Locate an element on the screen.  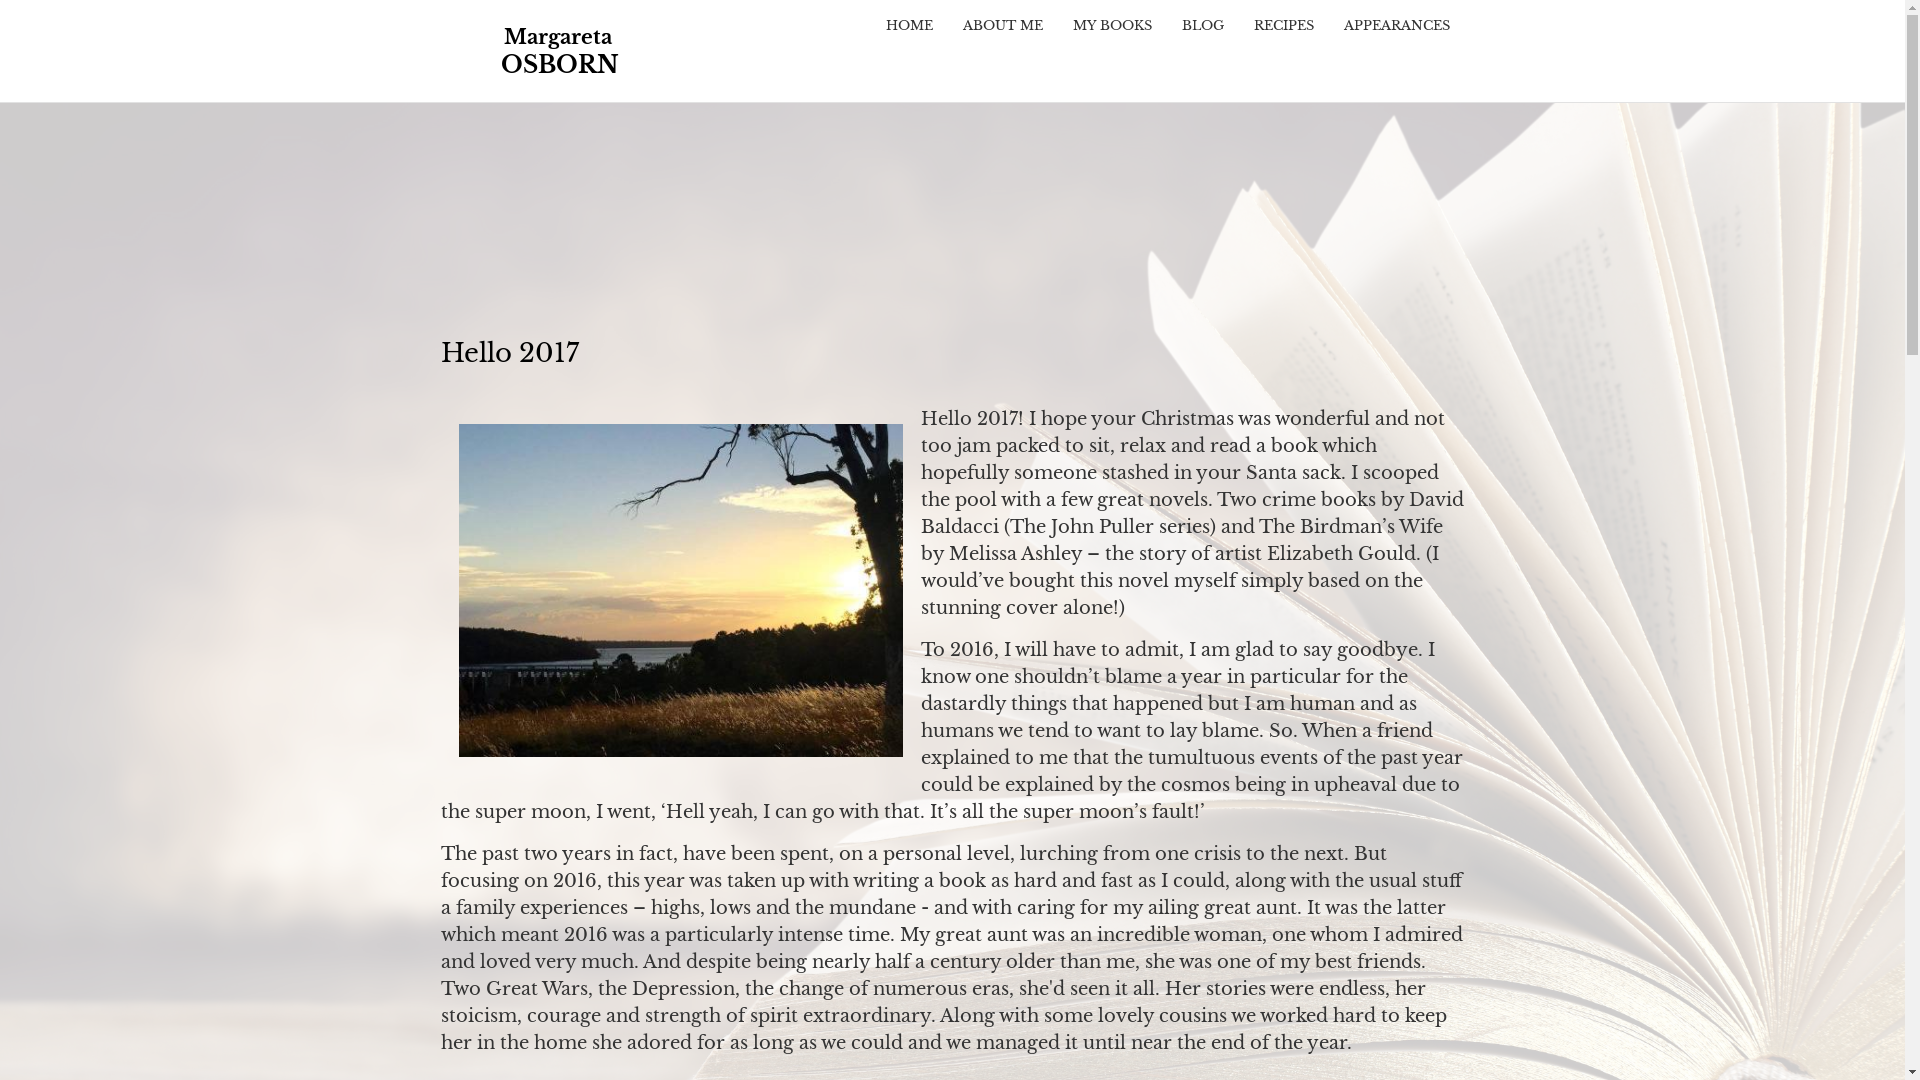
'APPEARANCES' is located at coordinates (1395, 25).